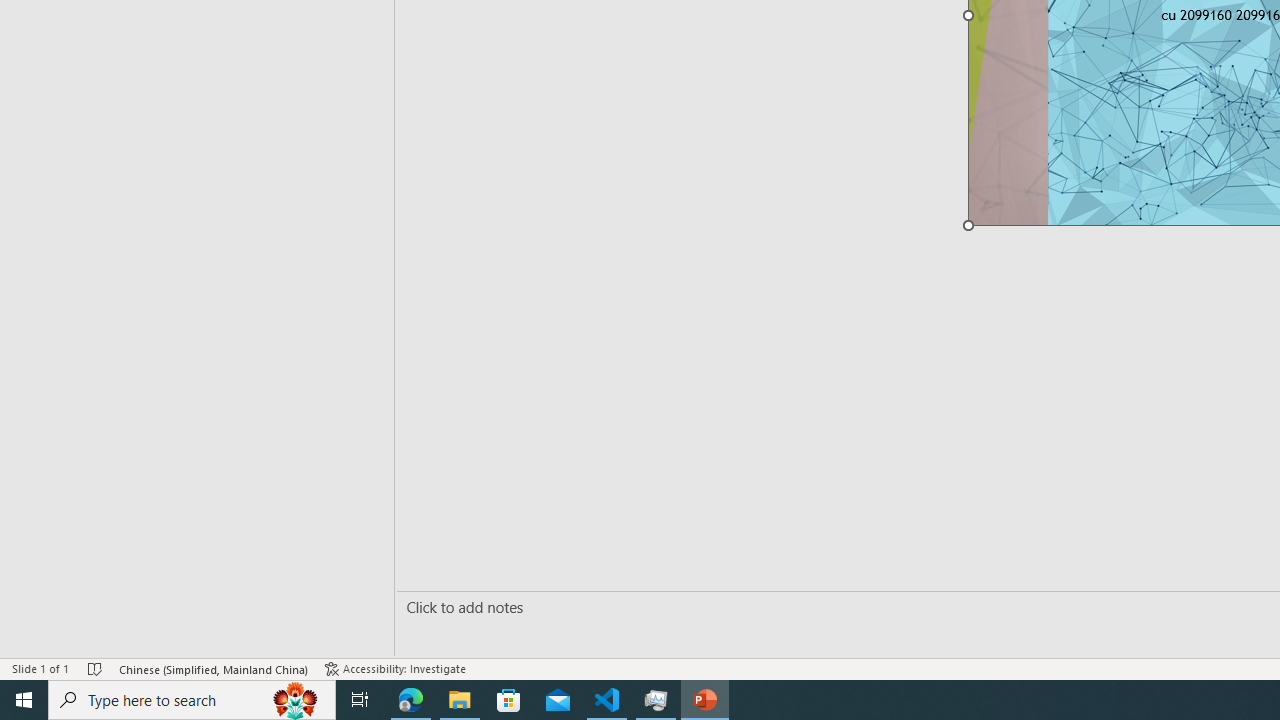 Image resolution: width=1280 pixels, height=720 pixels. Describe the element at coordinates (656, 698) in the screenshot. I see `'Task Manager - 1 running window'` at that location.